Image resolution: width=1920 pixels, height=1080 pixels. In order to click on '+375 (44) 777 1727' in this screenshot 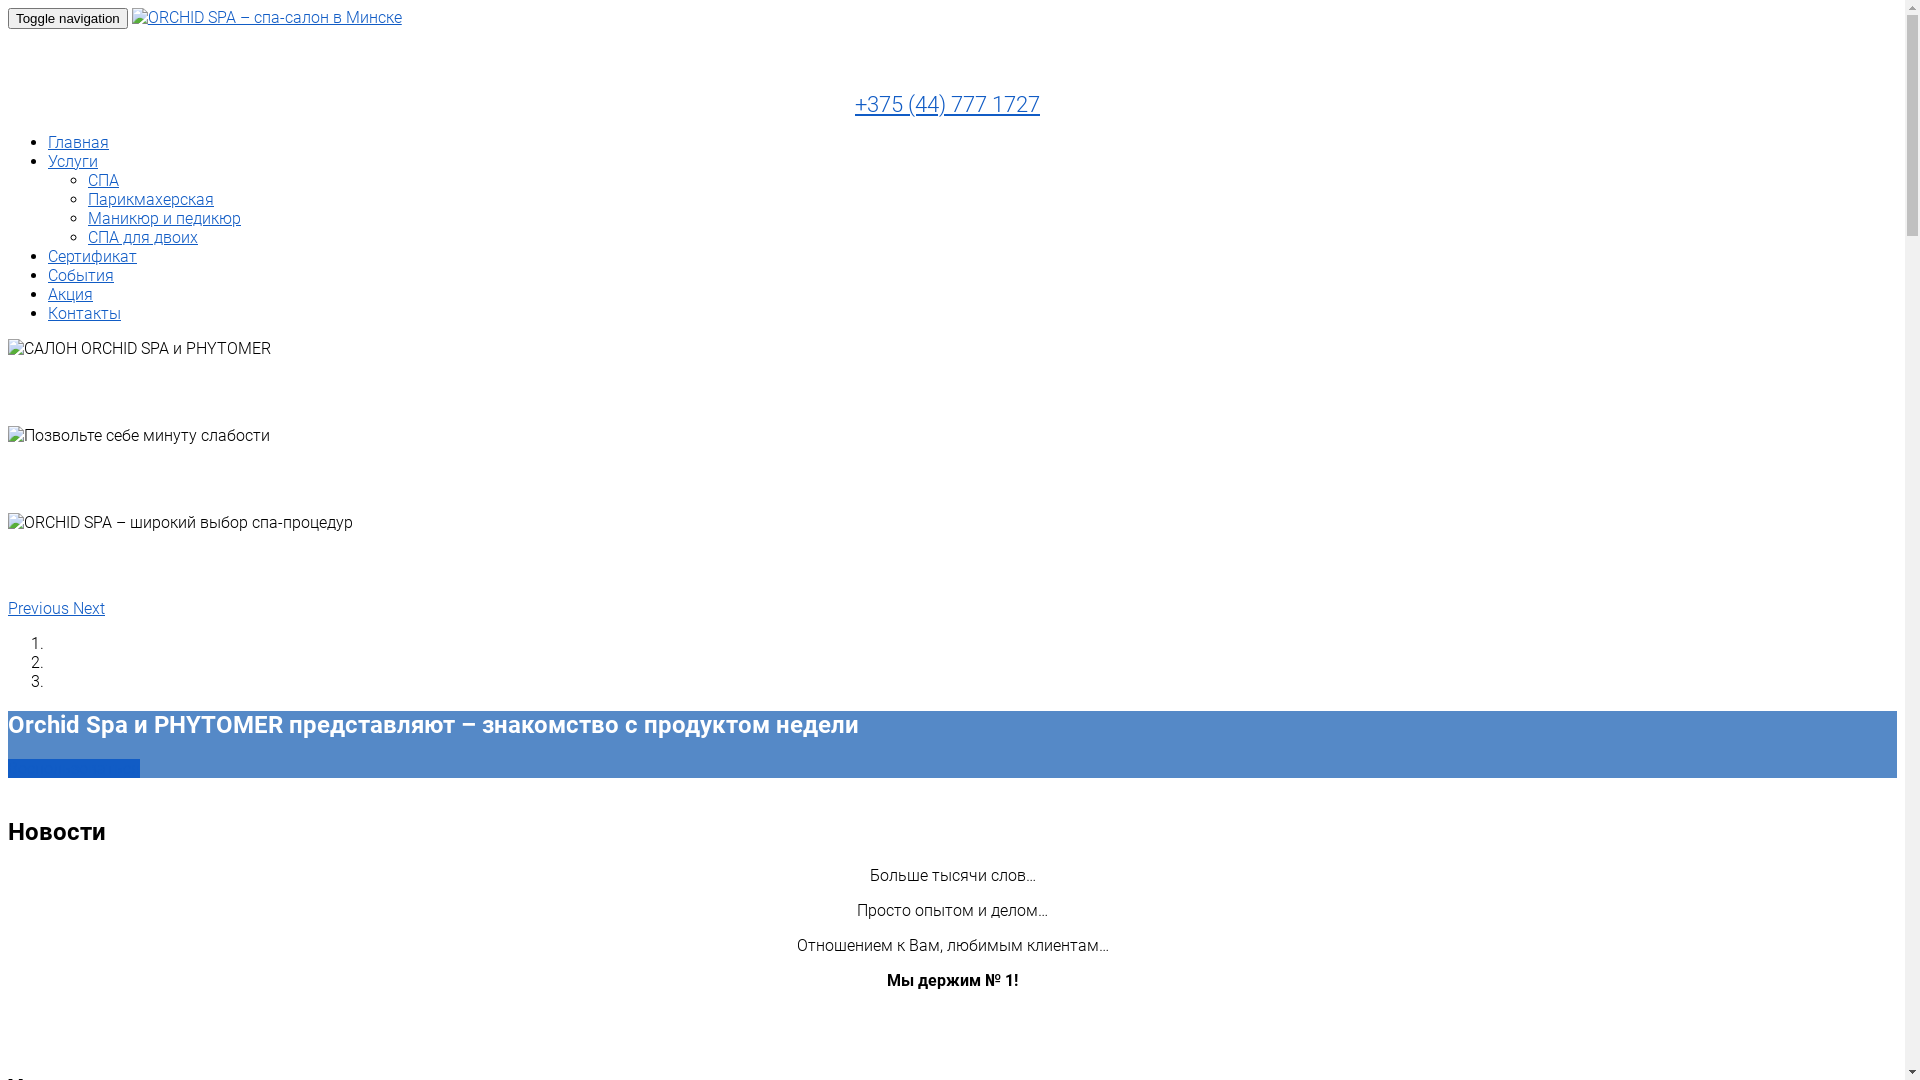, I will do `click(946, 104)`.